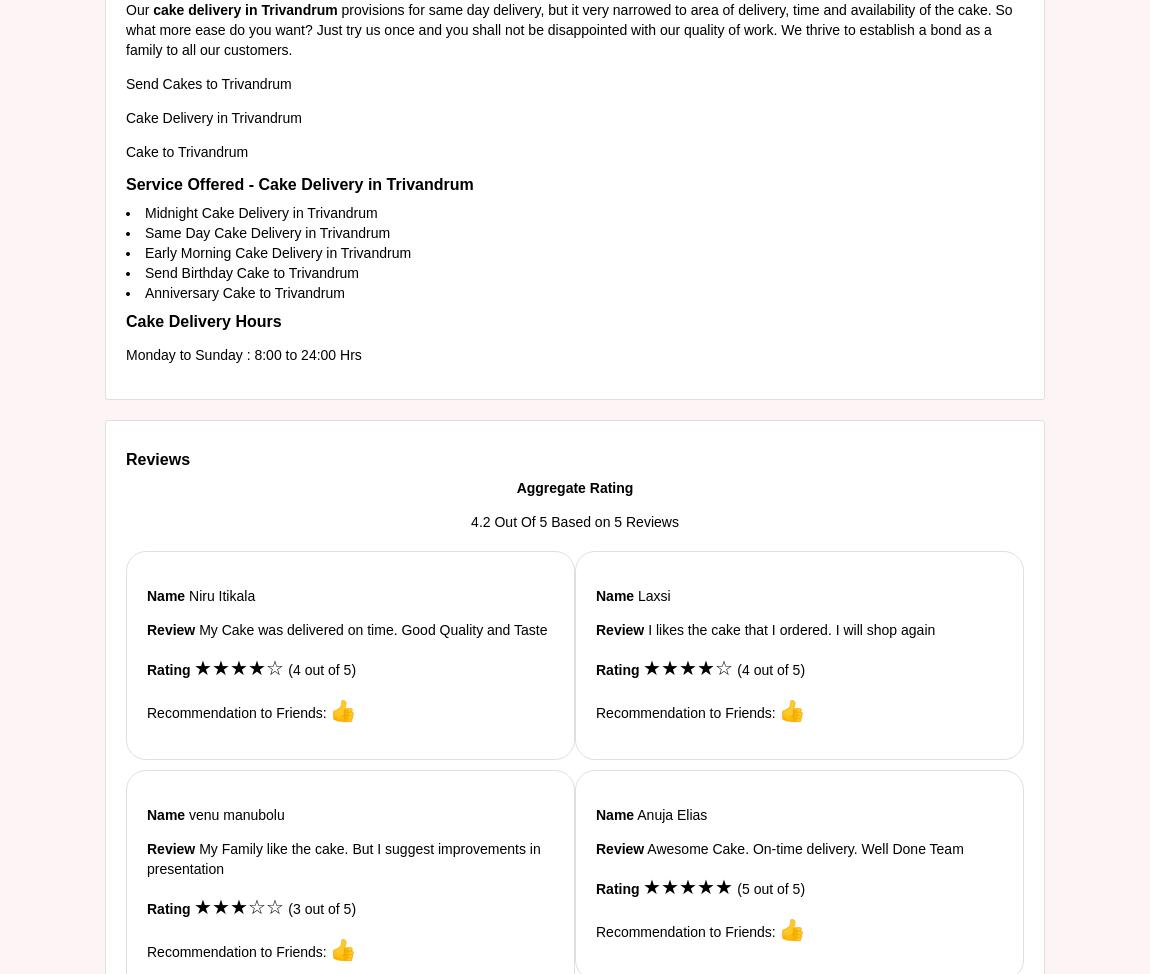  Describe the element at coordinates (669, 815) in the screenshot. I see `'Anuja Elias'` at that location.